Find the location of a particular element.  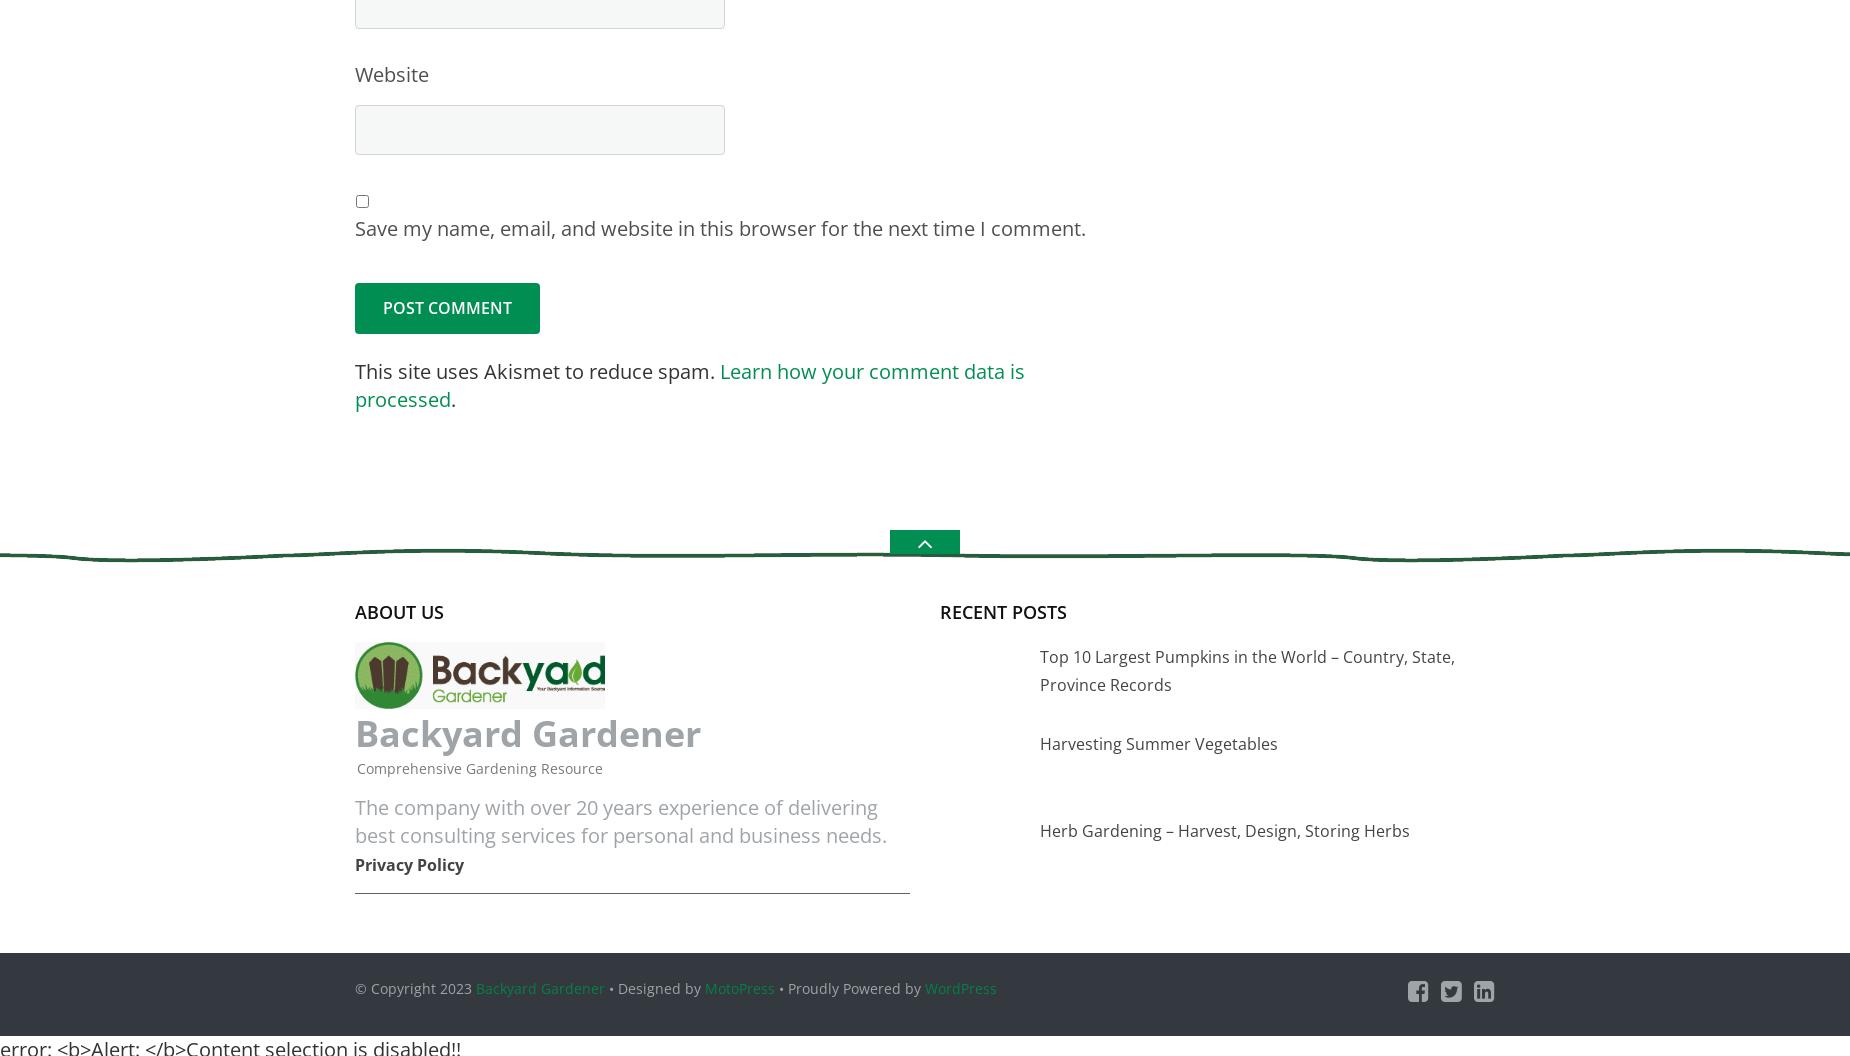

'Website' is located at coordinates (391, 73).